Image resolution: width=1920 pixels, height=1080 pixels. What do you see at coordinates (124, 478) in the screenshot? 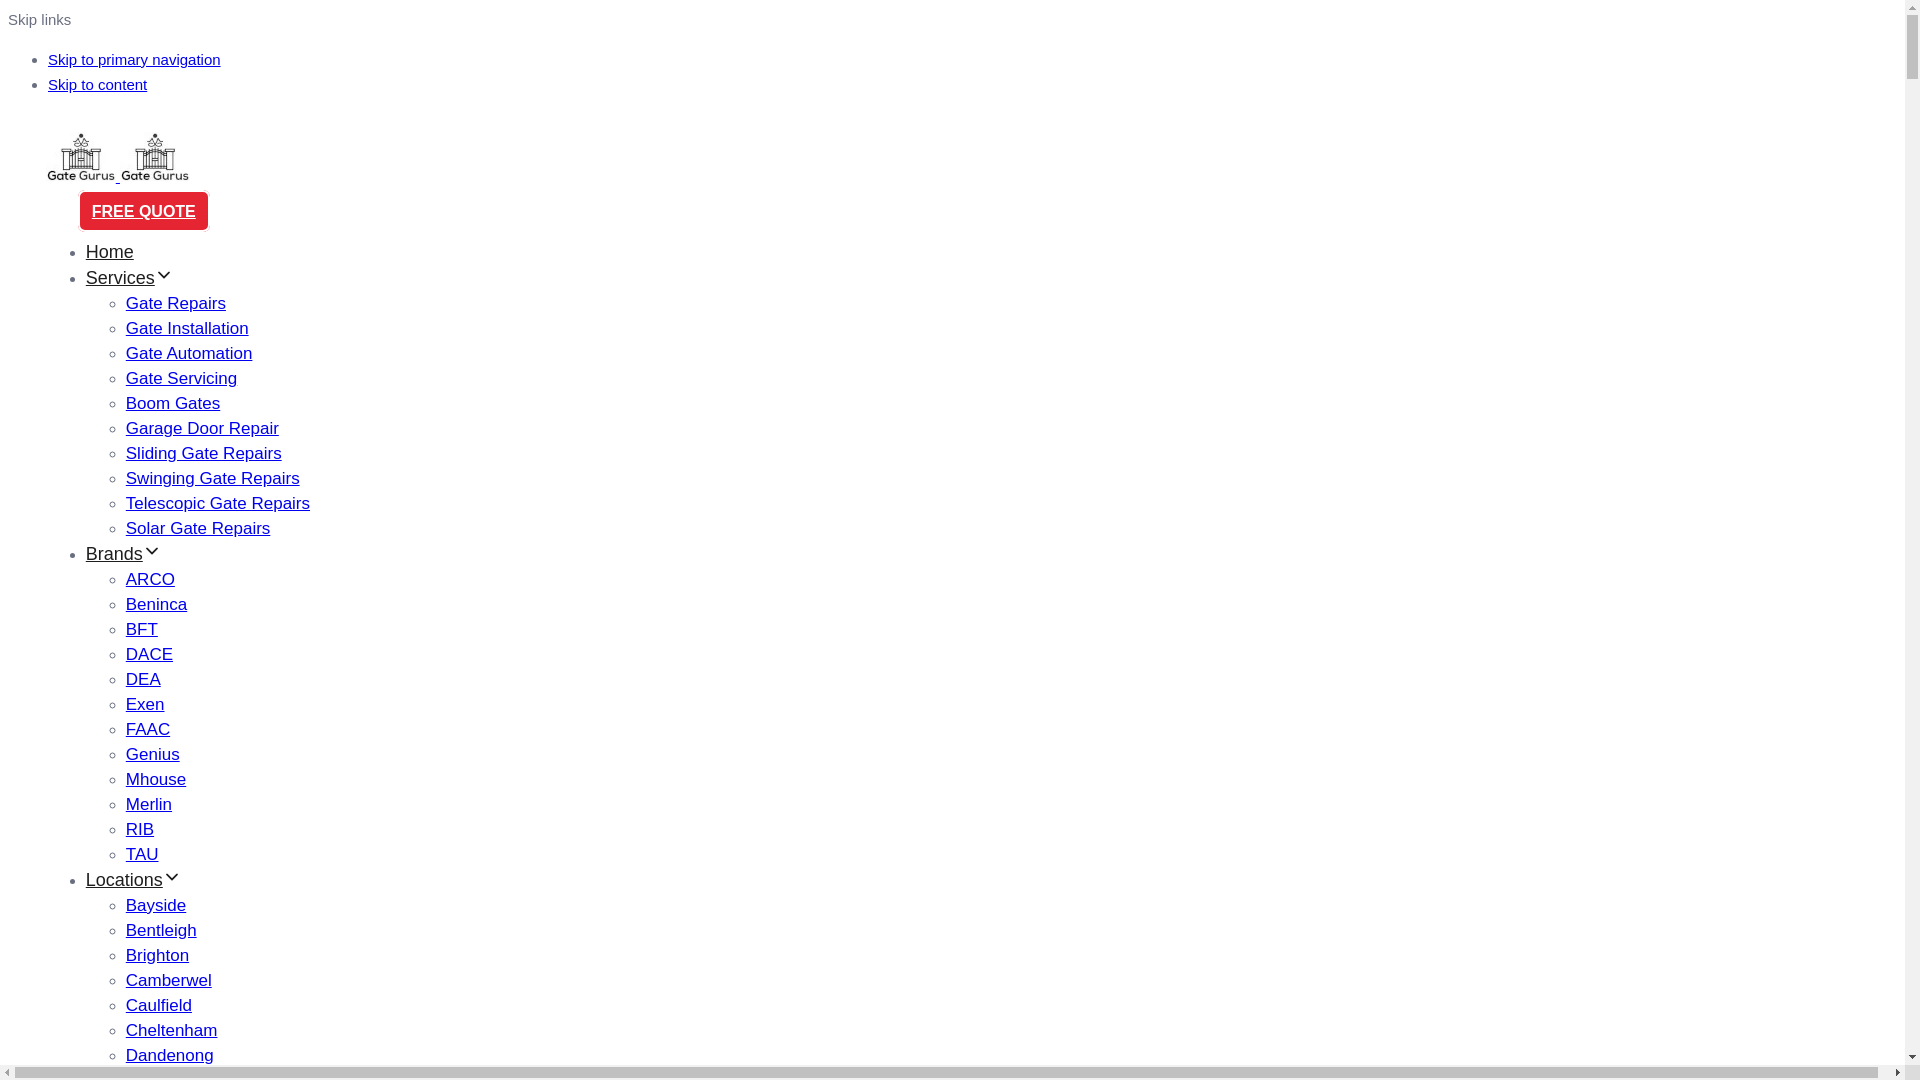
I see `'Swinging Gate Repairs'` at bounding box center [124, 478].